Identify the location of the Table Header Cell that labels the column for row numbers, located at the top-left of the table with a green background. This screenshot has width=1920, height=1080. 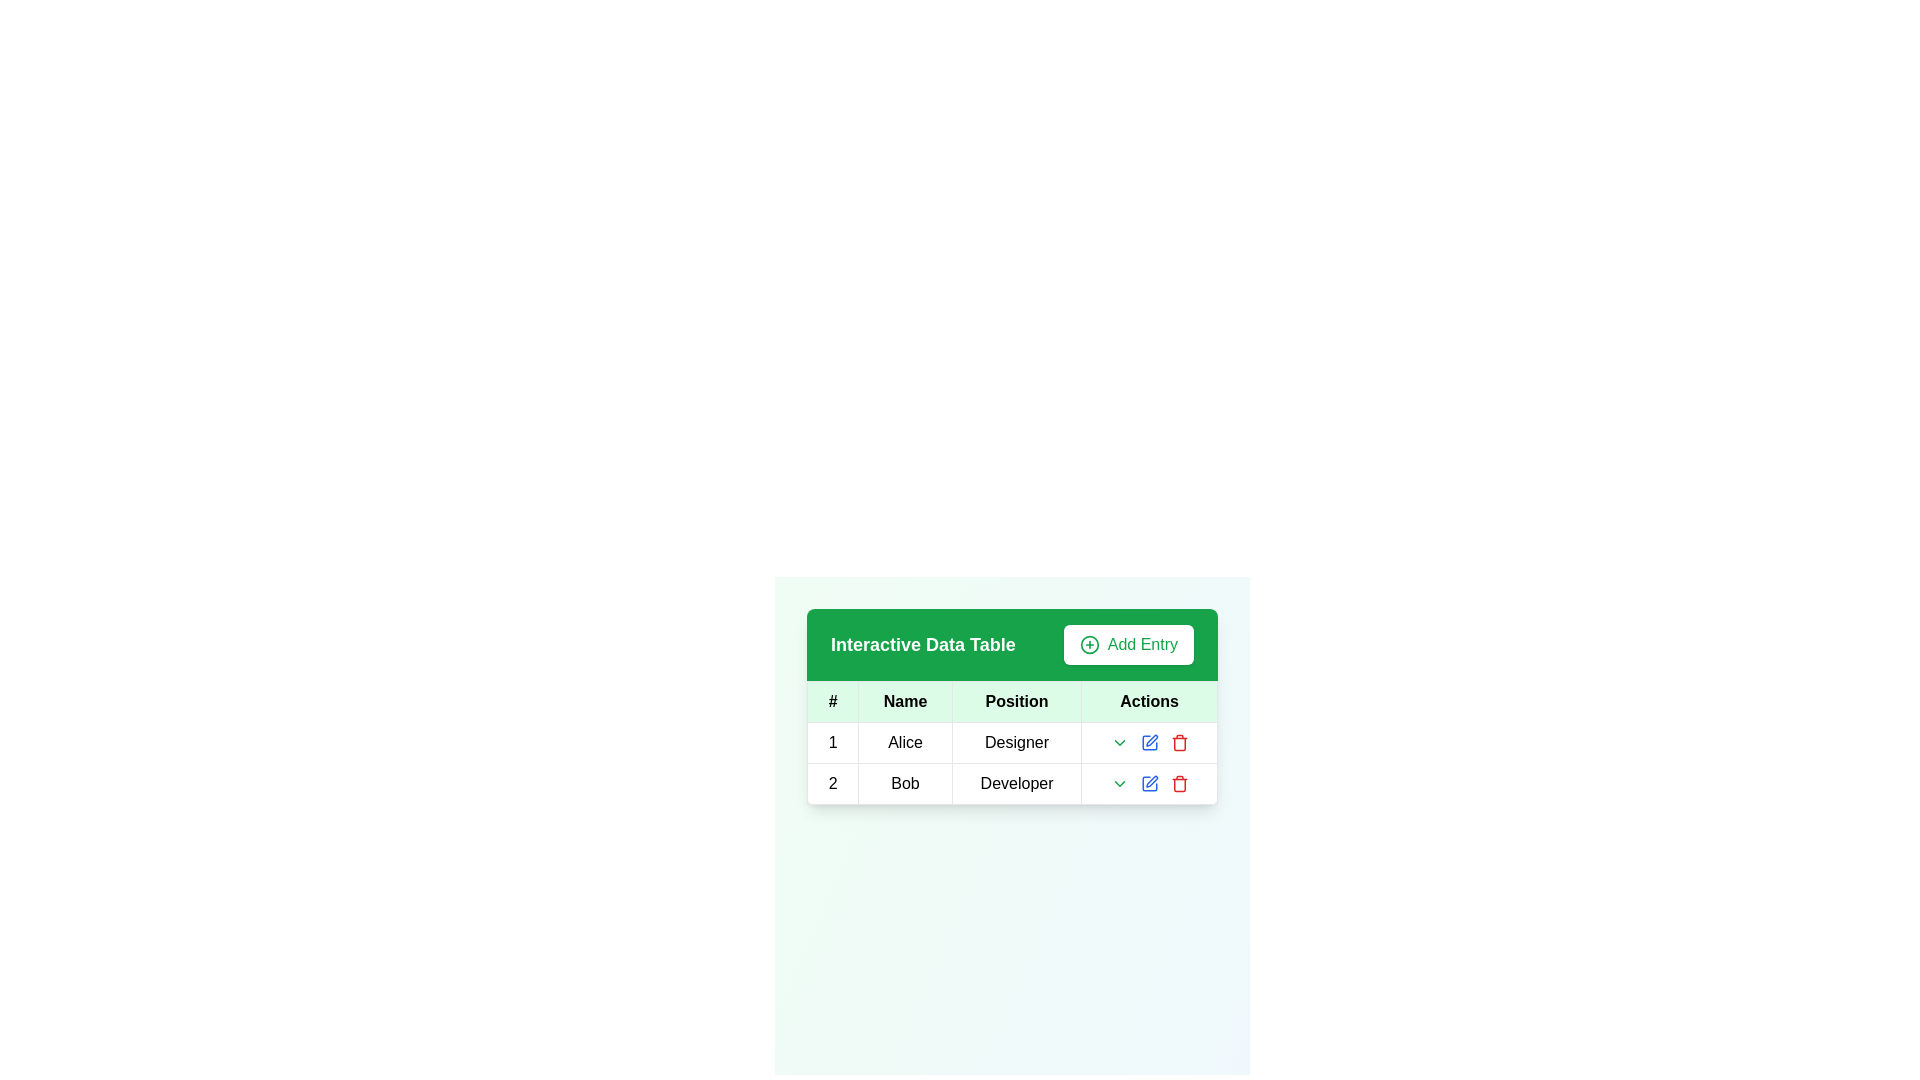
(833, 701).